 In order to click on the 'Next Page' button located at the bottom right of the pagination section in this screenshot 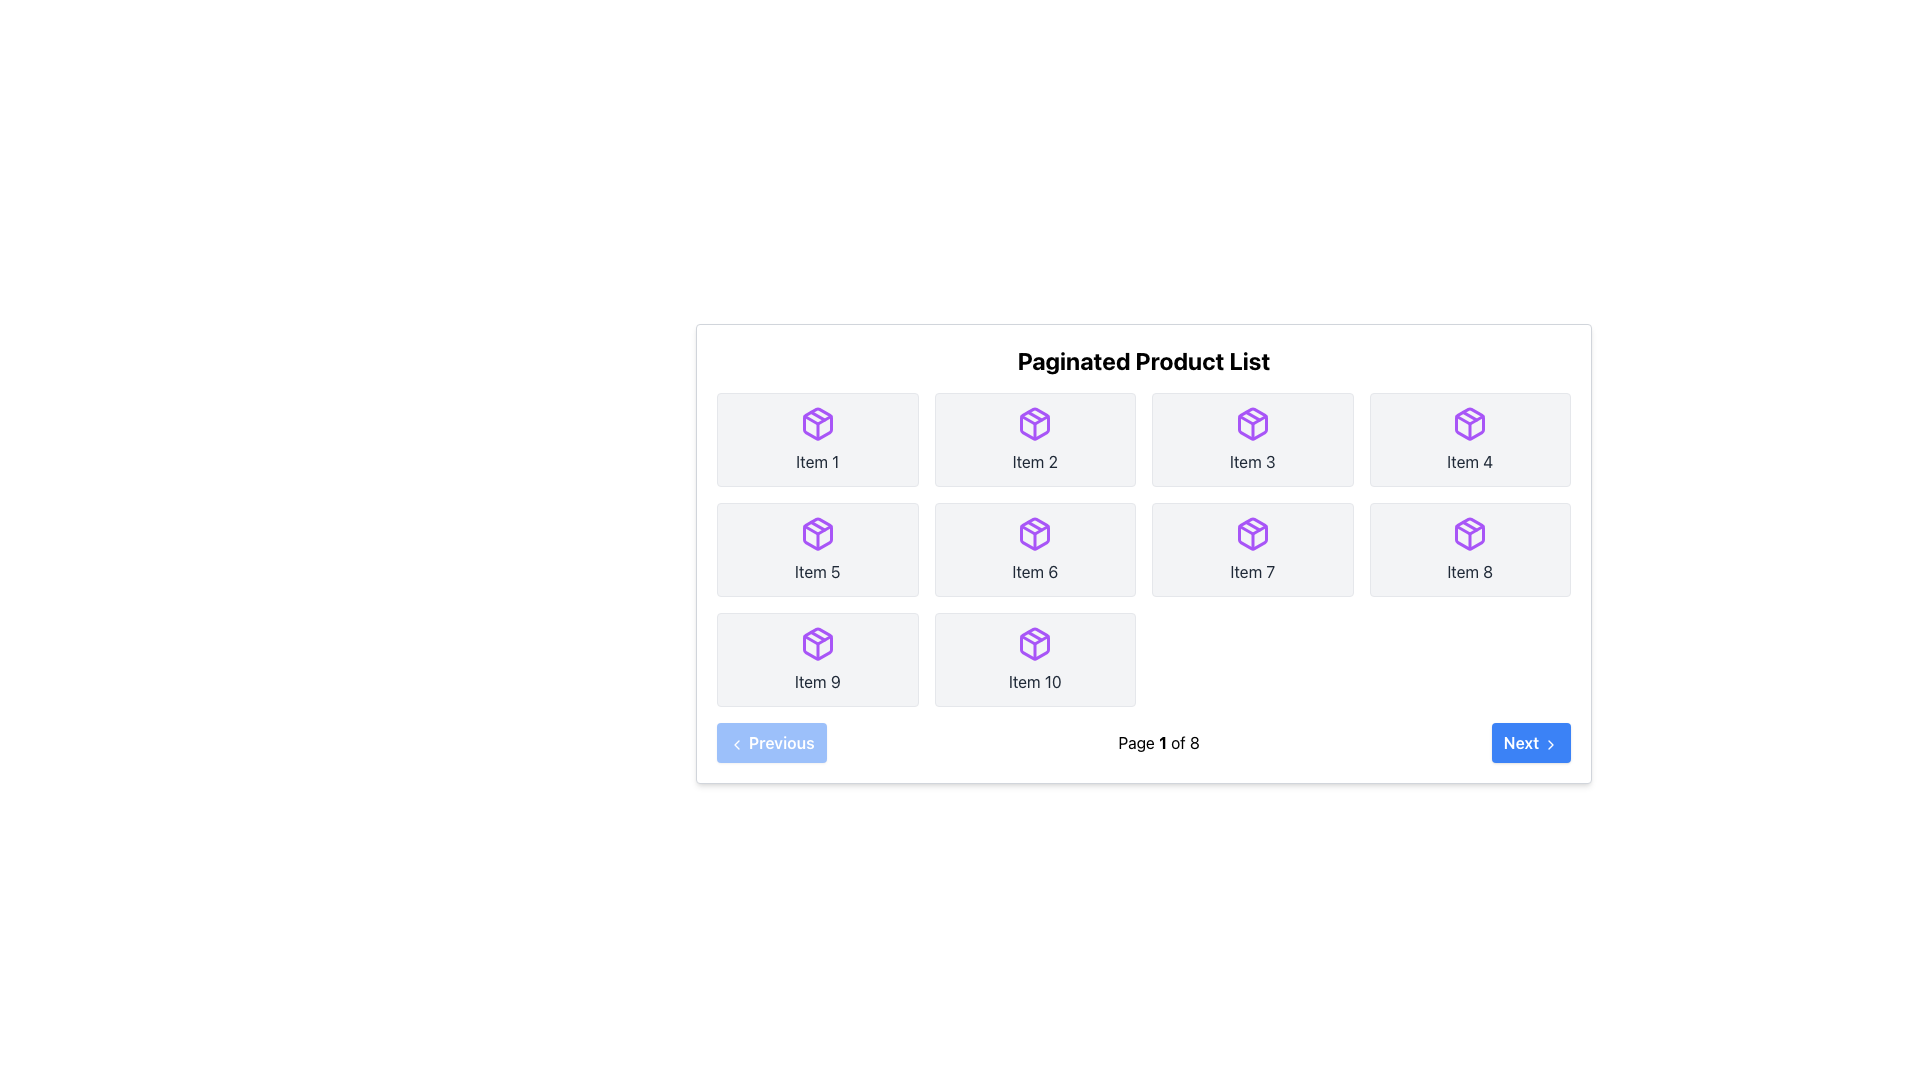, I will do `click(1530, 743)`.